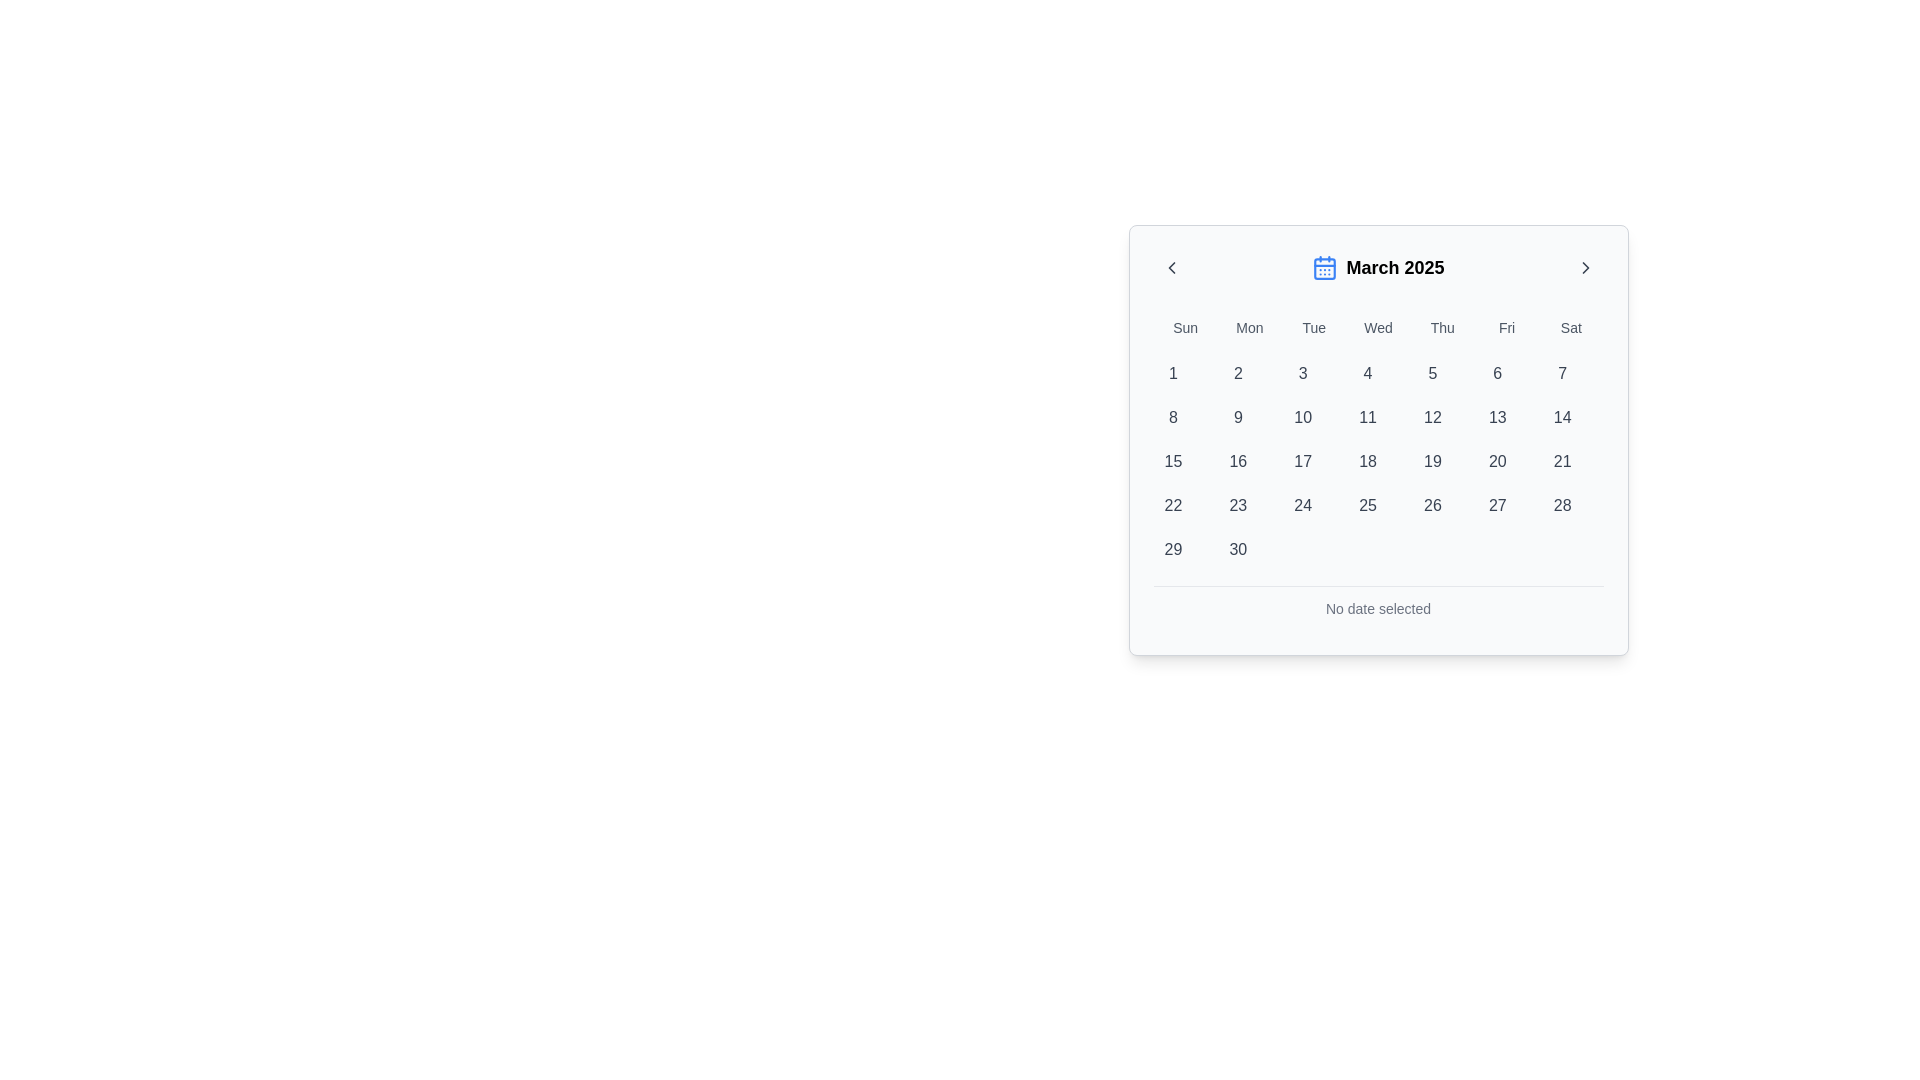  Describe the element at coordinates (1173, 550) in the screenshot. I see `the button representing the date '29' in the bottom-right corner of the calendar grid` at that location.